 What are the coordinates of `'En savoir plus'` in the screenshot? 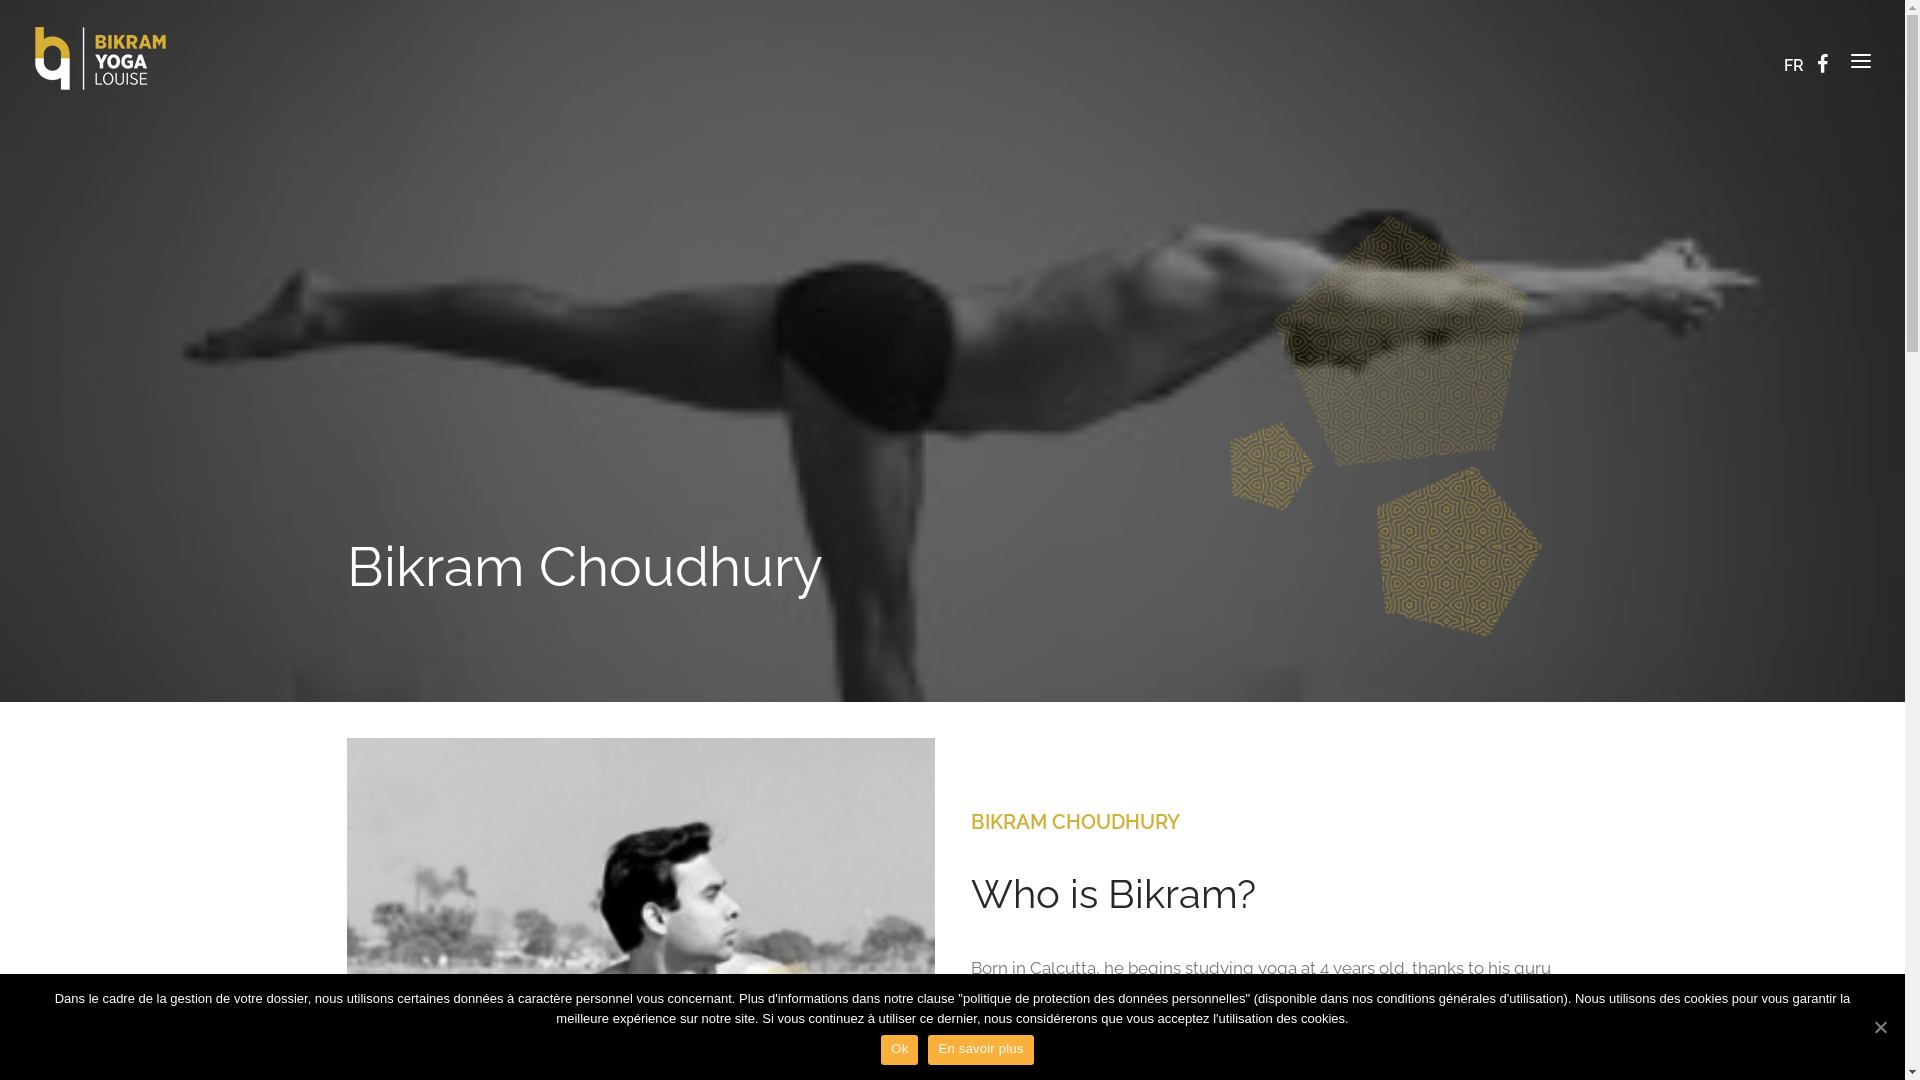 It's located at (980, 1048).